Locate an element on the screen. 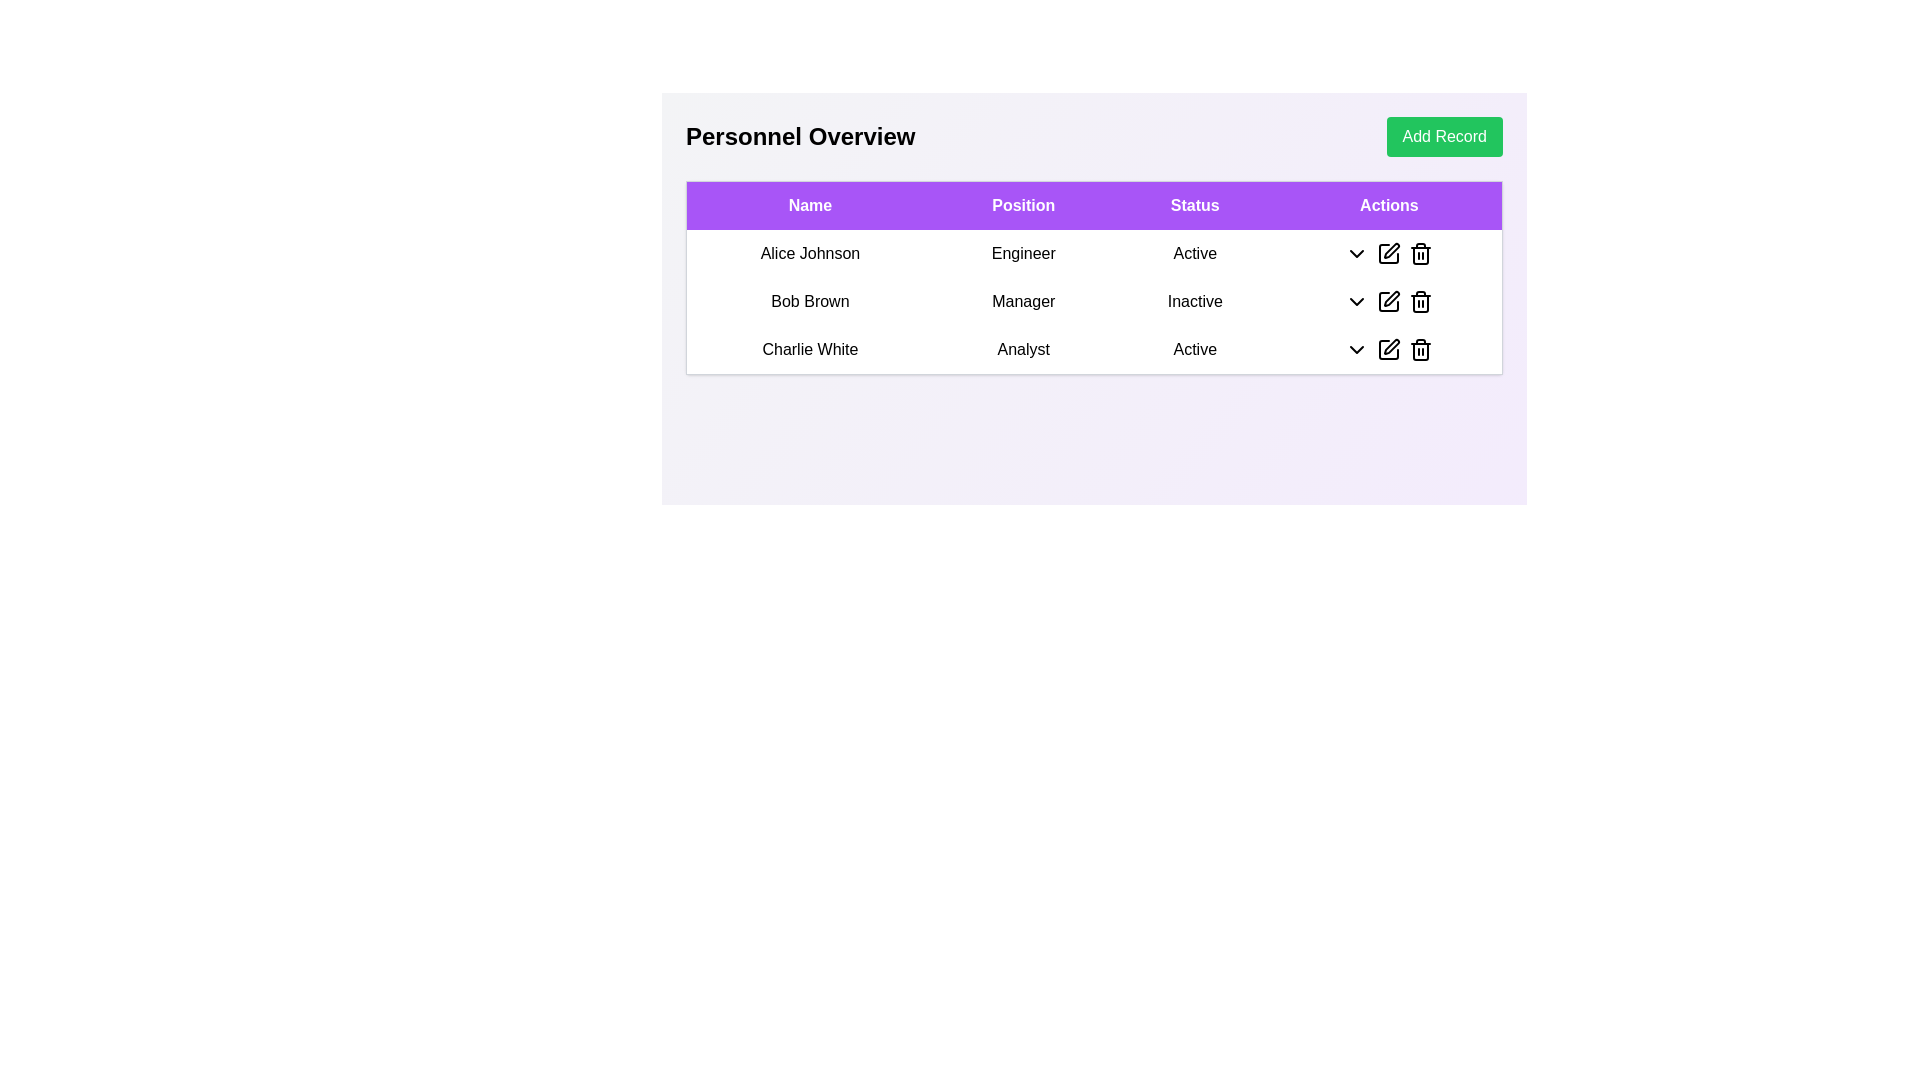  the downward-pointing chevron icon in the 'Actions' column of the 'Charlie White' row is located at coordinates (1357, 349).